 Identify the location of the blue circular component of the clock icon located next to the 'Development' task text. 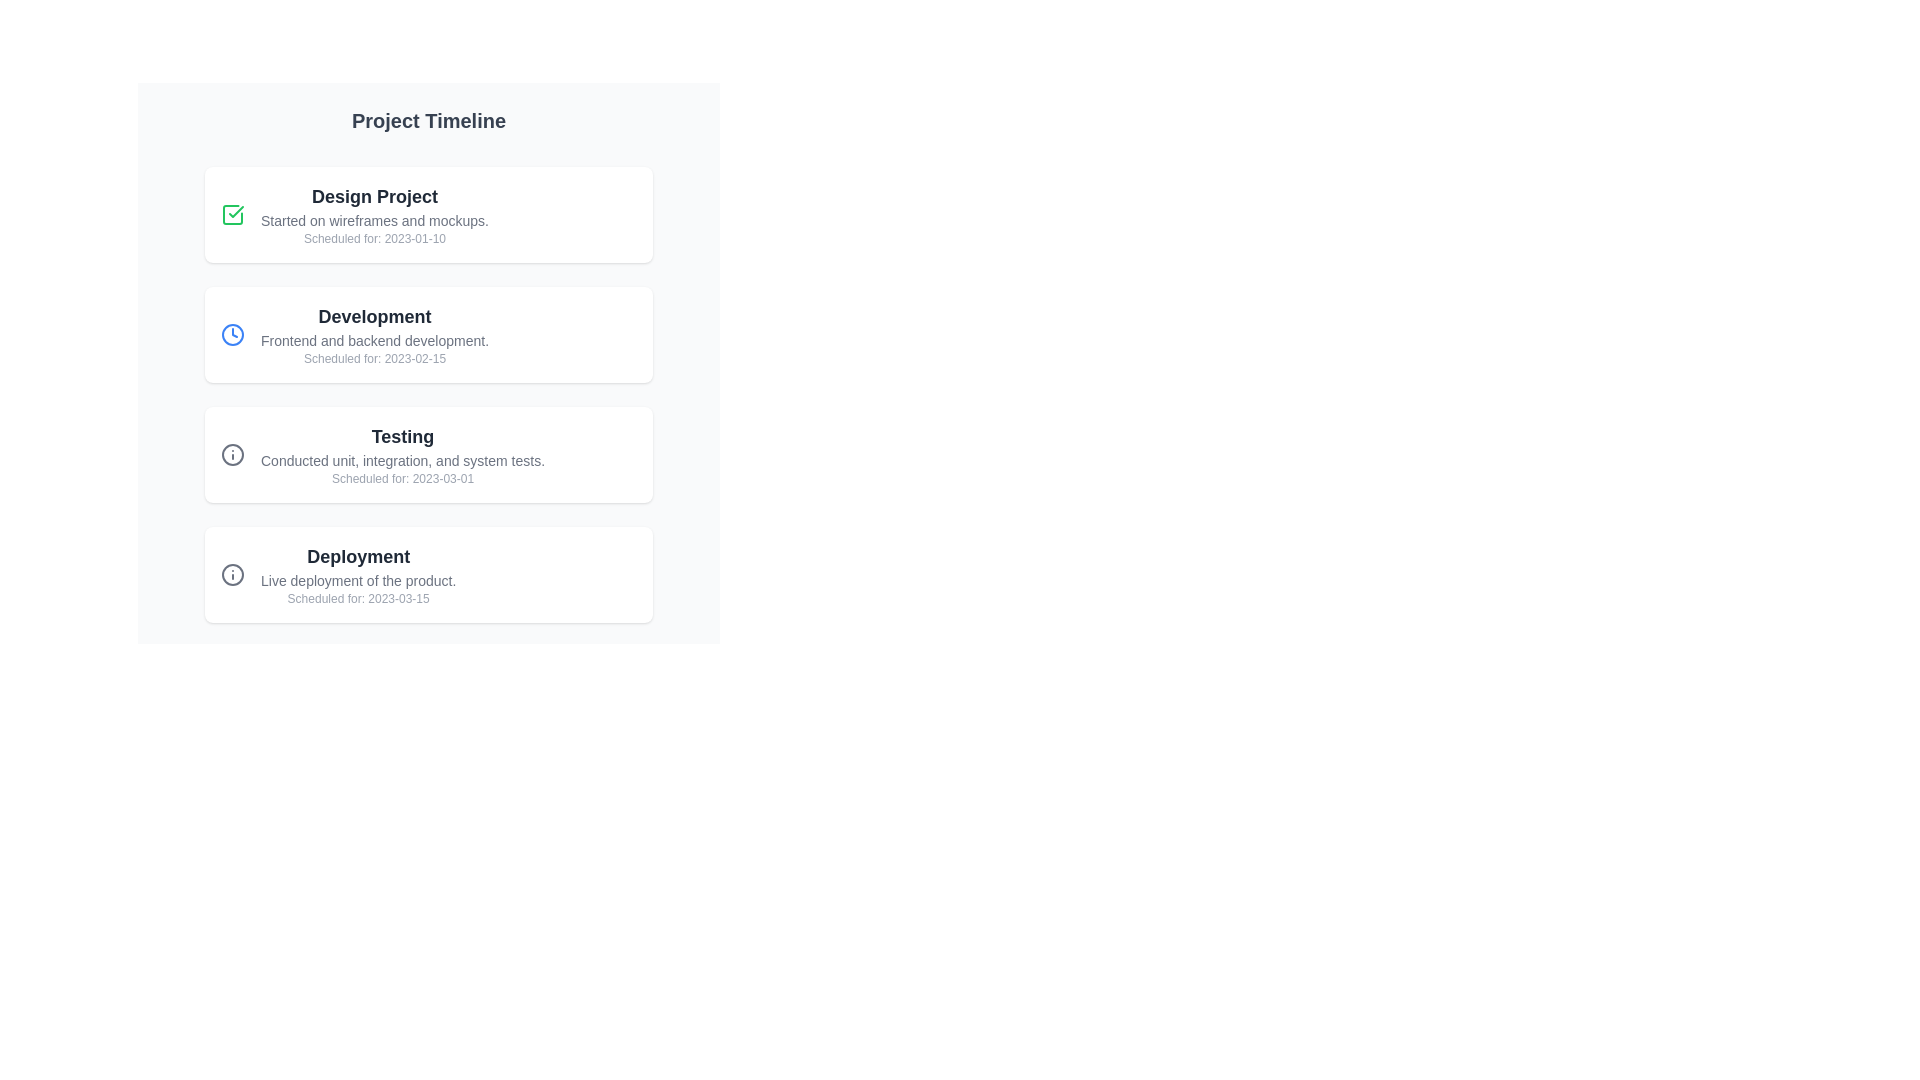
(233, 334).